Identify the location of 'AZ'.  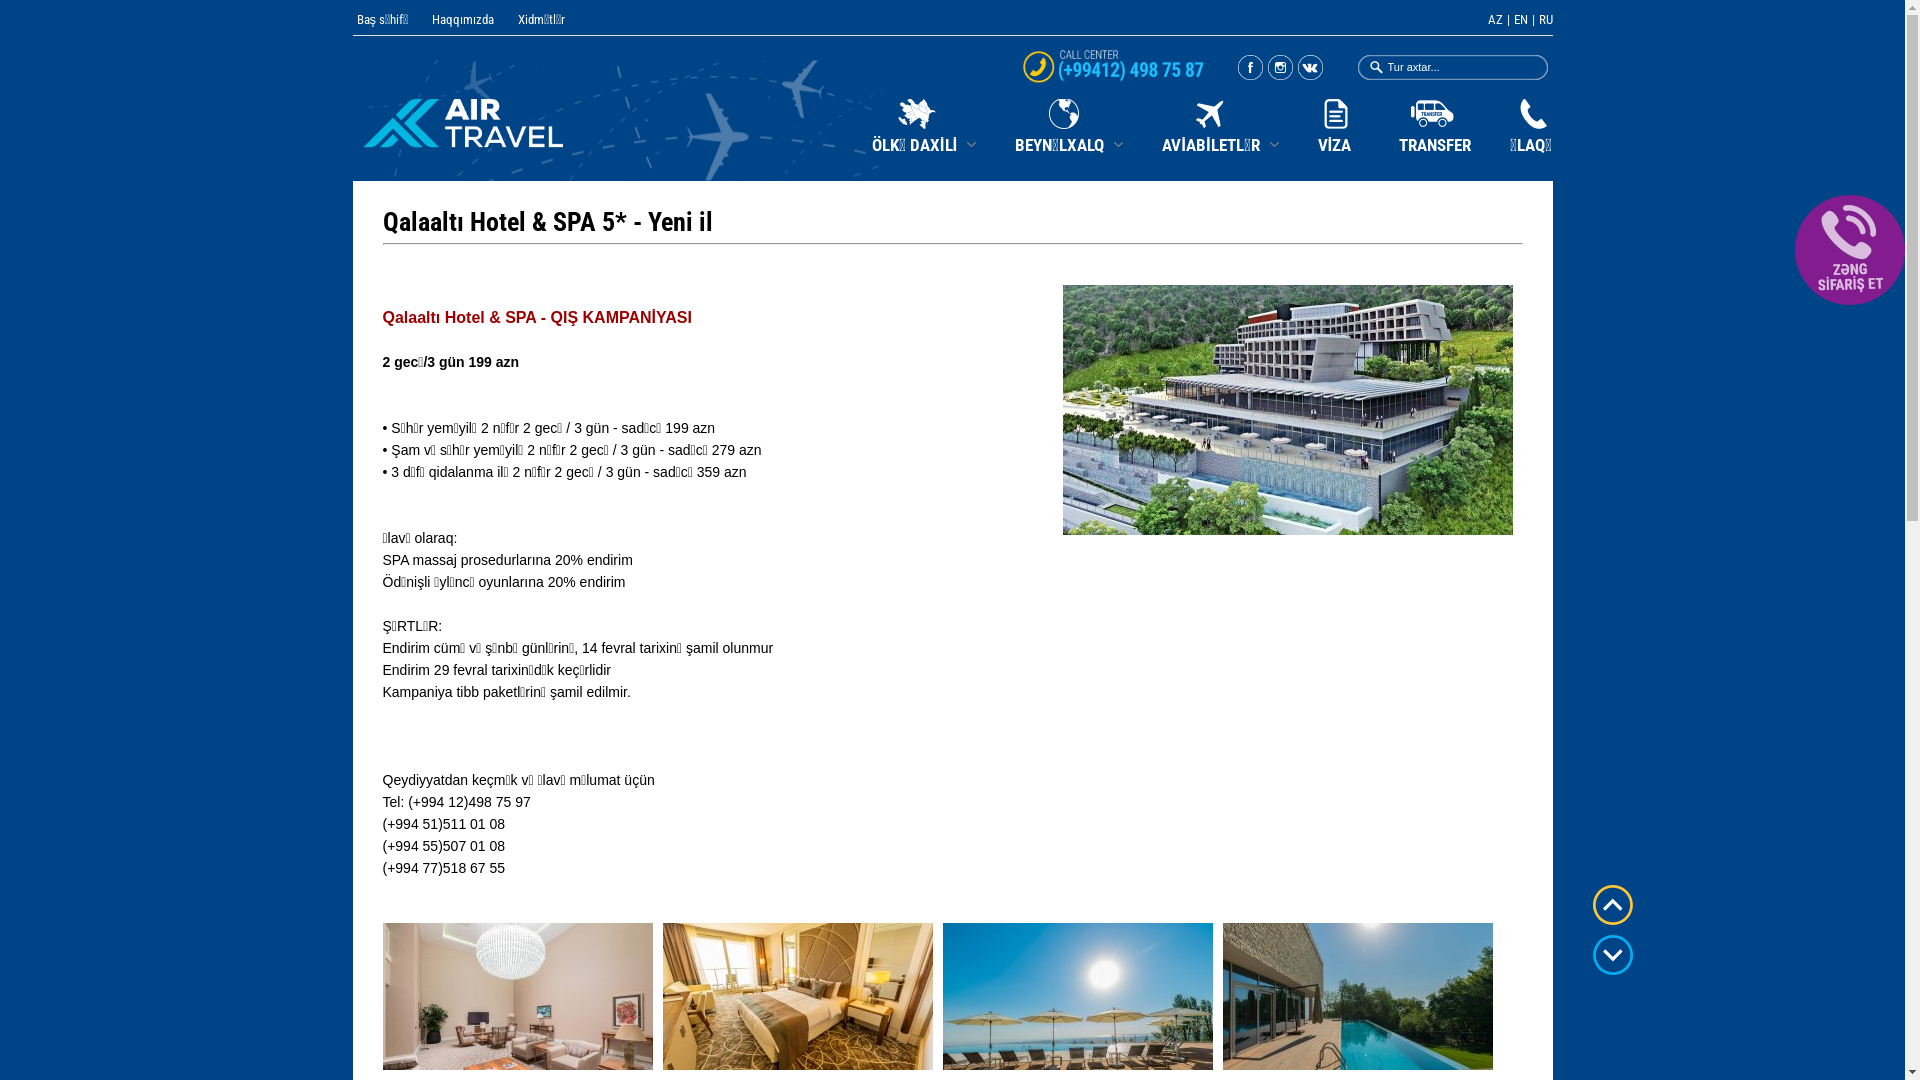
(1495, 19).